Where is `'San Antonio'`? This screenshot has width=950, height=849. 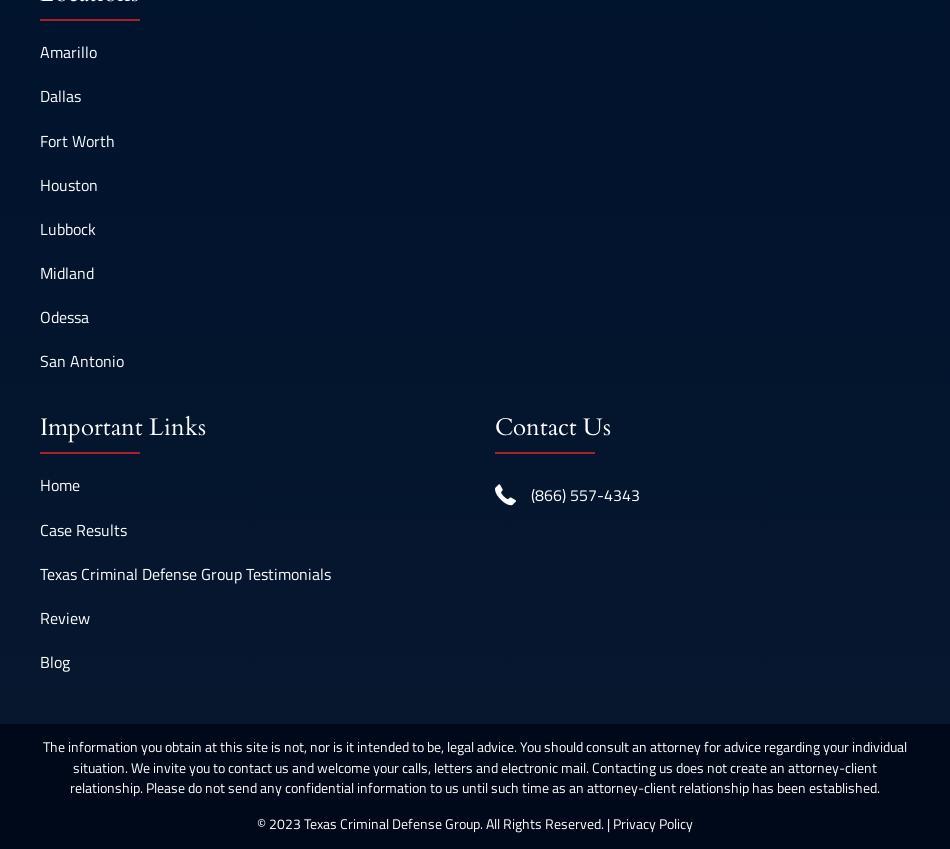
'San Antonio' is located at coordinates (81, 360).